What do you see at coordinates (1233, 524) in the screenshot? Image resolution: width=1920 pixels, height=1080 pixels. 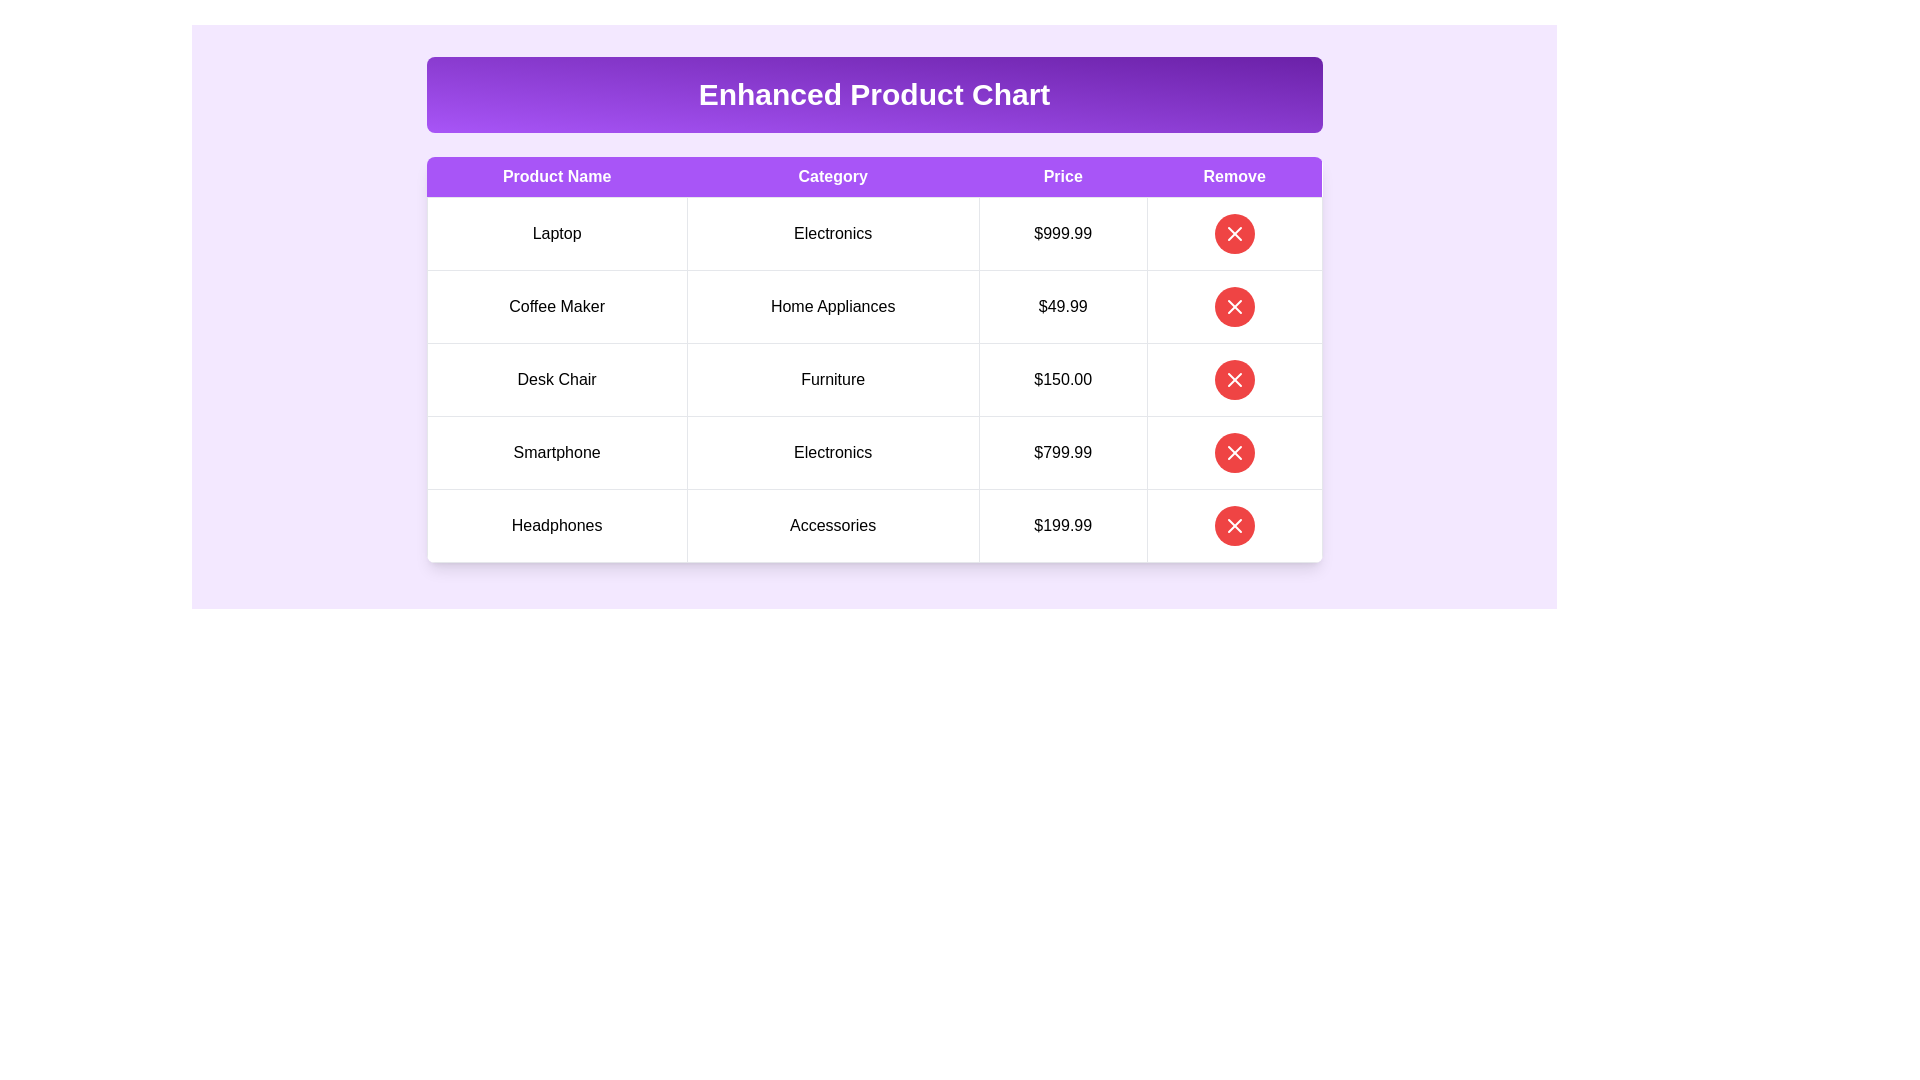 I see `the 'Remove' button associated with the 'Headphones' item in the last row of the table` at bounding box center [1233, 524].